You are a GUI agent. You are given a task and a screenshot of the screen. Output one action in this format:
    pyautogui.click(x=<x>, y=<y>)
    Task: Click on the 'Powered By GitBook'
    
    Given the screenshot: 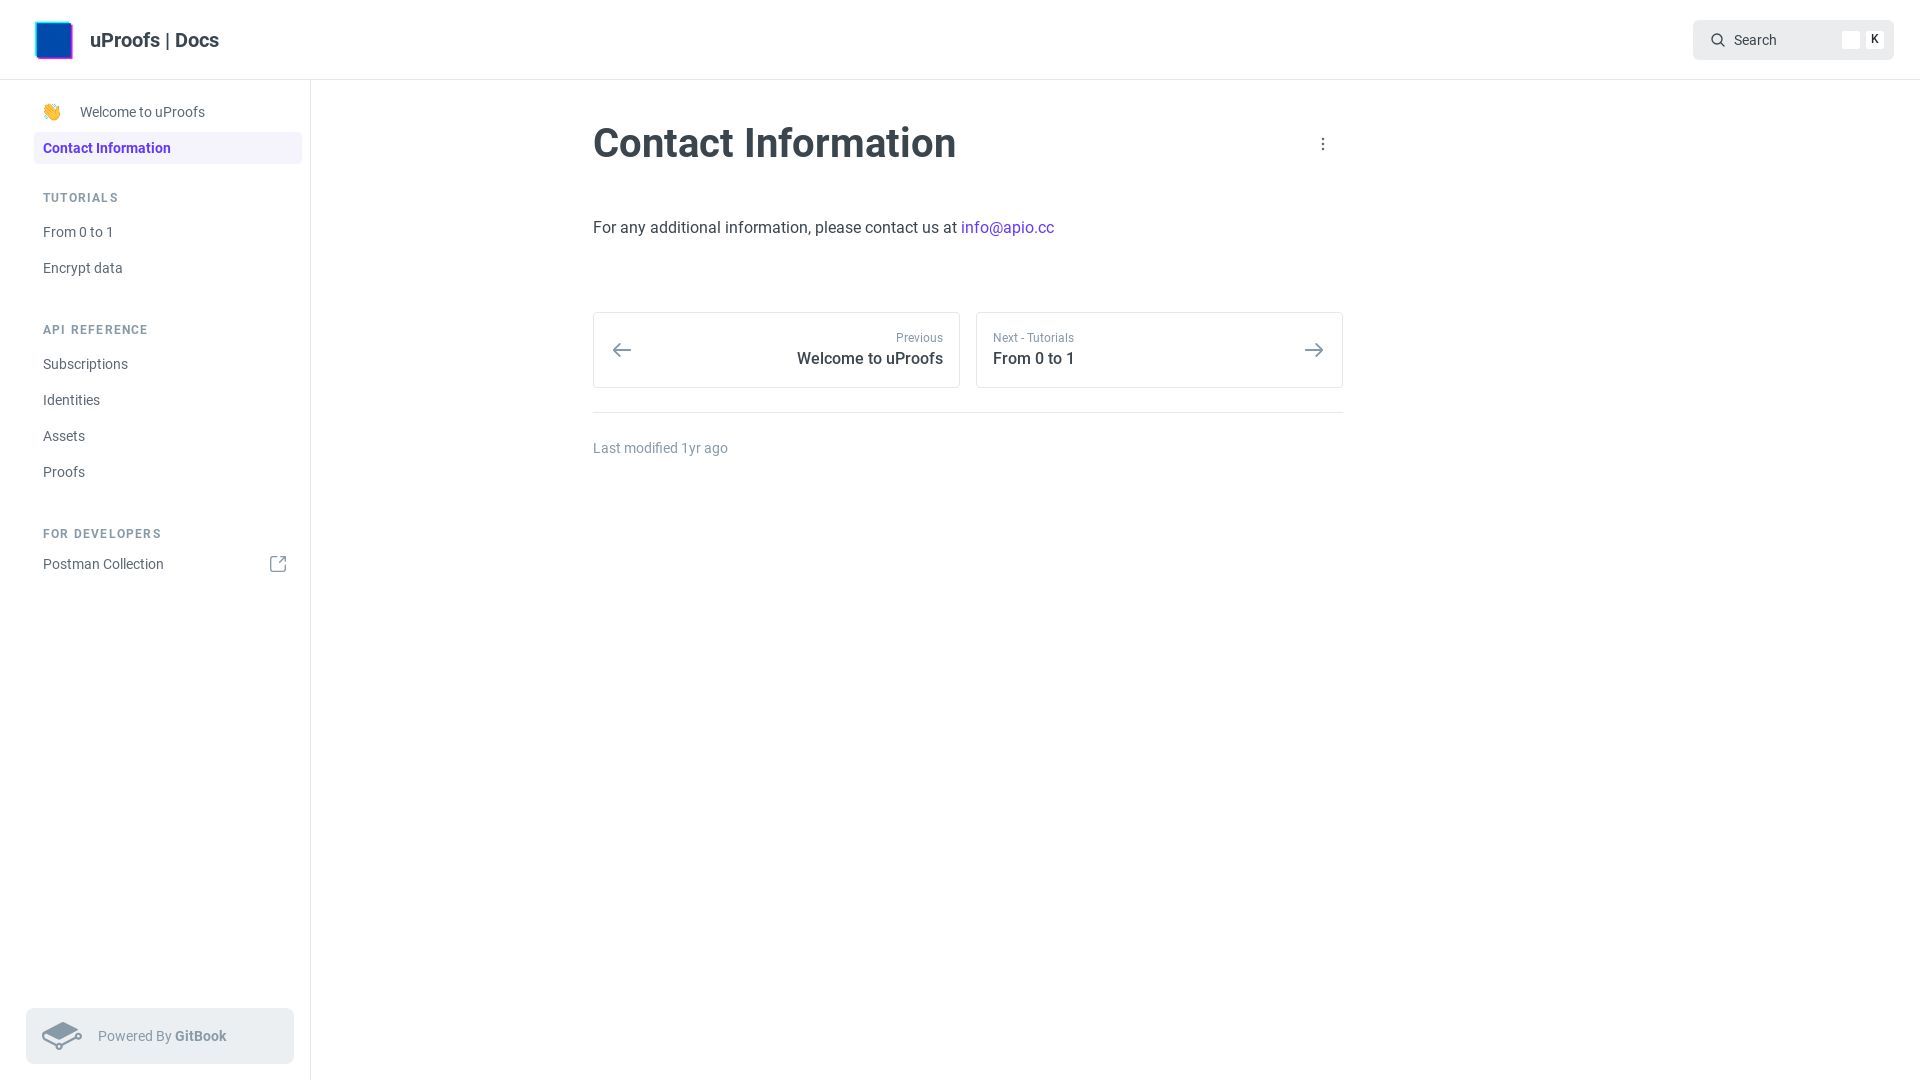 What is the action you would take?
    pyautogui.click(x=158, y=1035)
    